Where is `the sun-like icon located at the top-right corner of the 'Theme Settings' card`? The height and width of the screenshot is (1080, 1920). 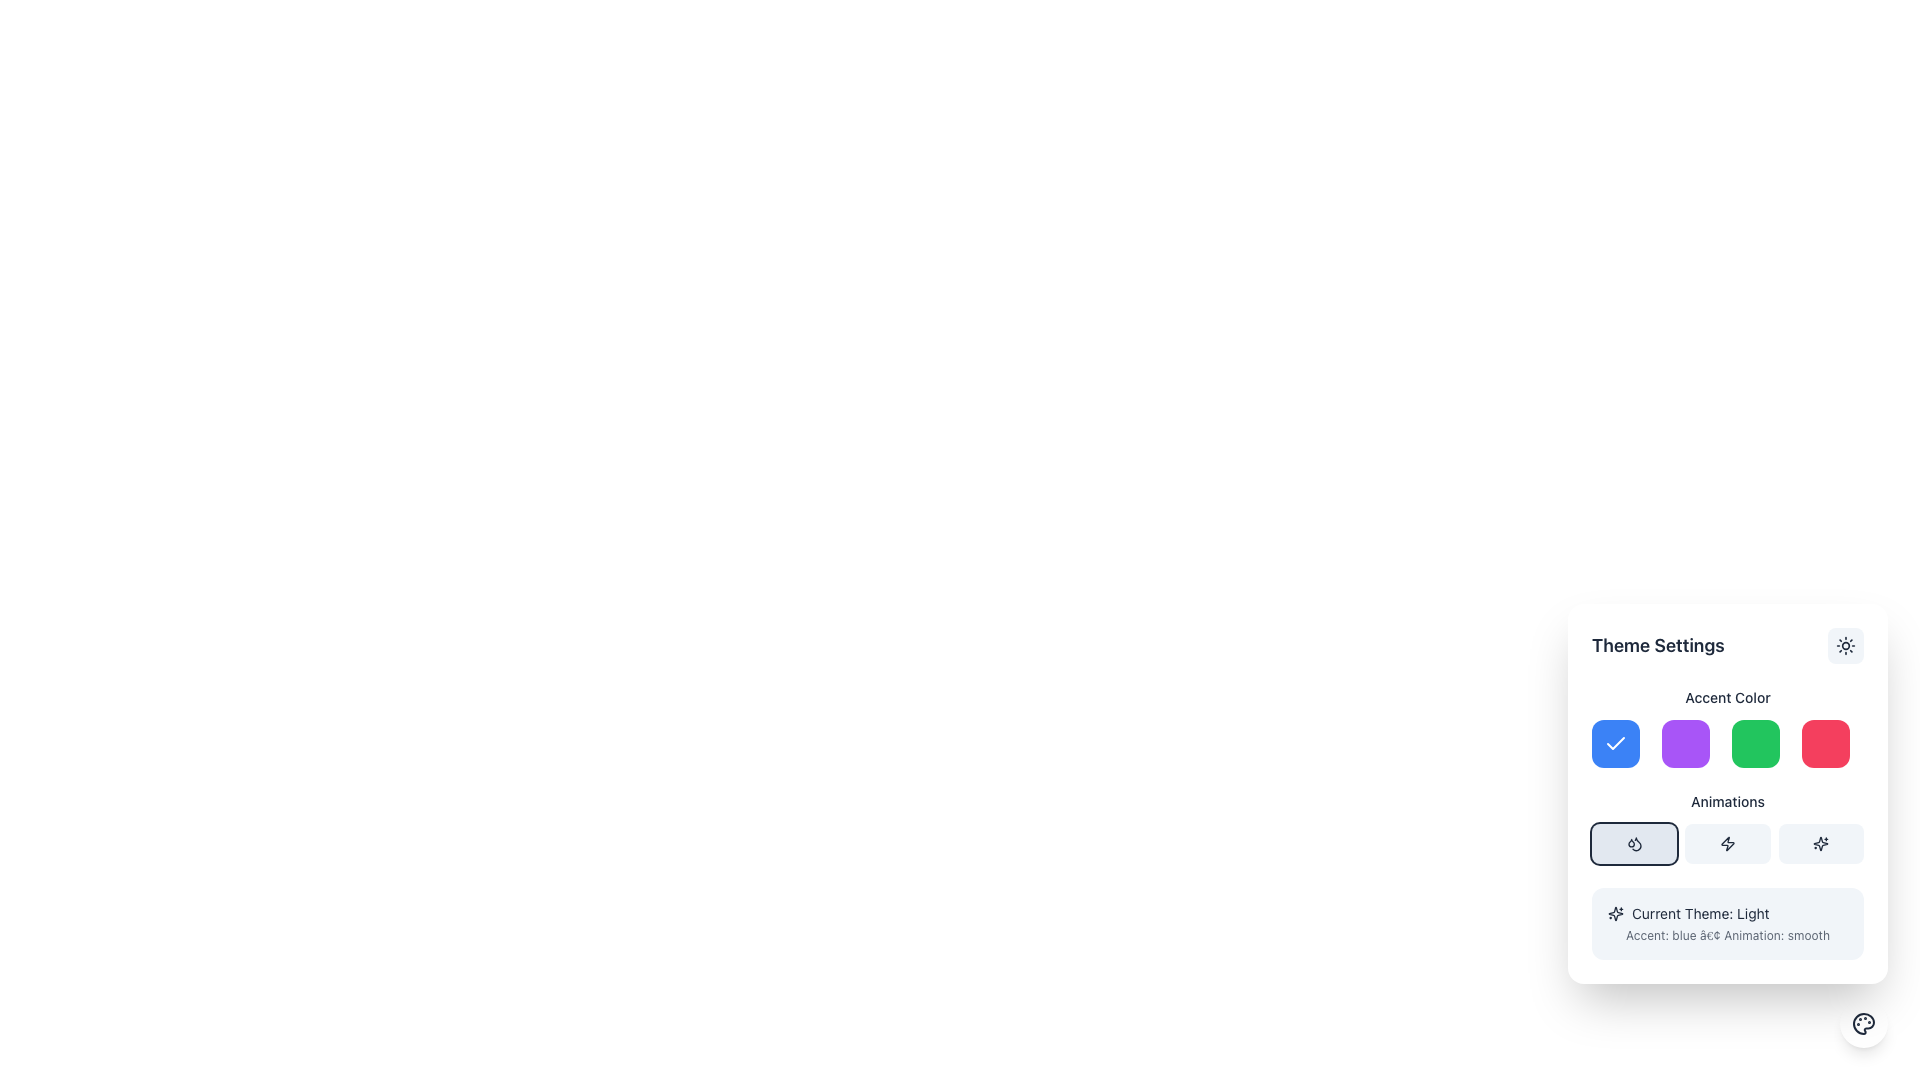 the sun-like icon located at the top-right corner of the 'Theme Settings' card is located at coordinates (1845, 645).